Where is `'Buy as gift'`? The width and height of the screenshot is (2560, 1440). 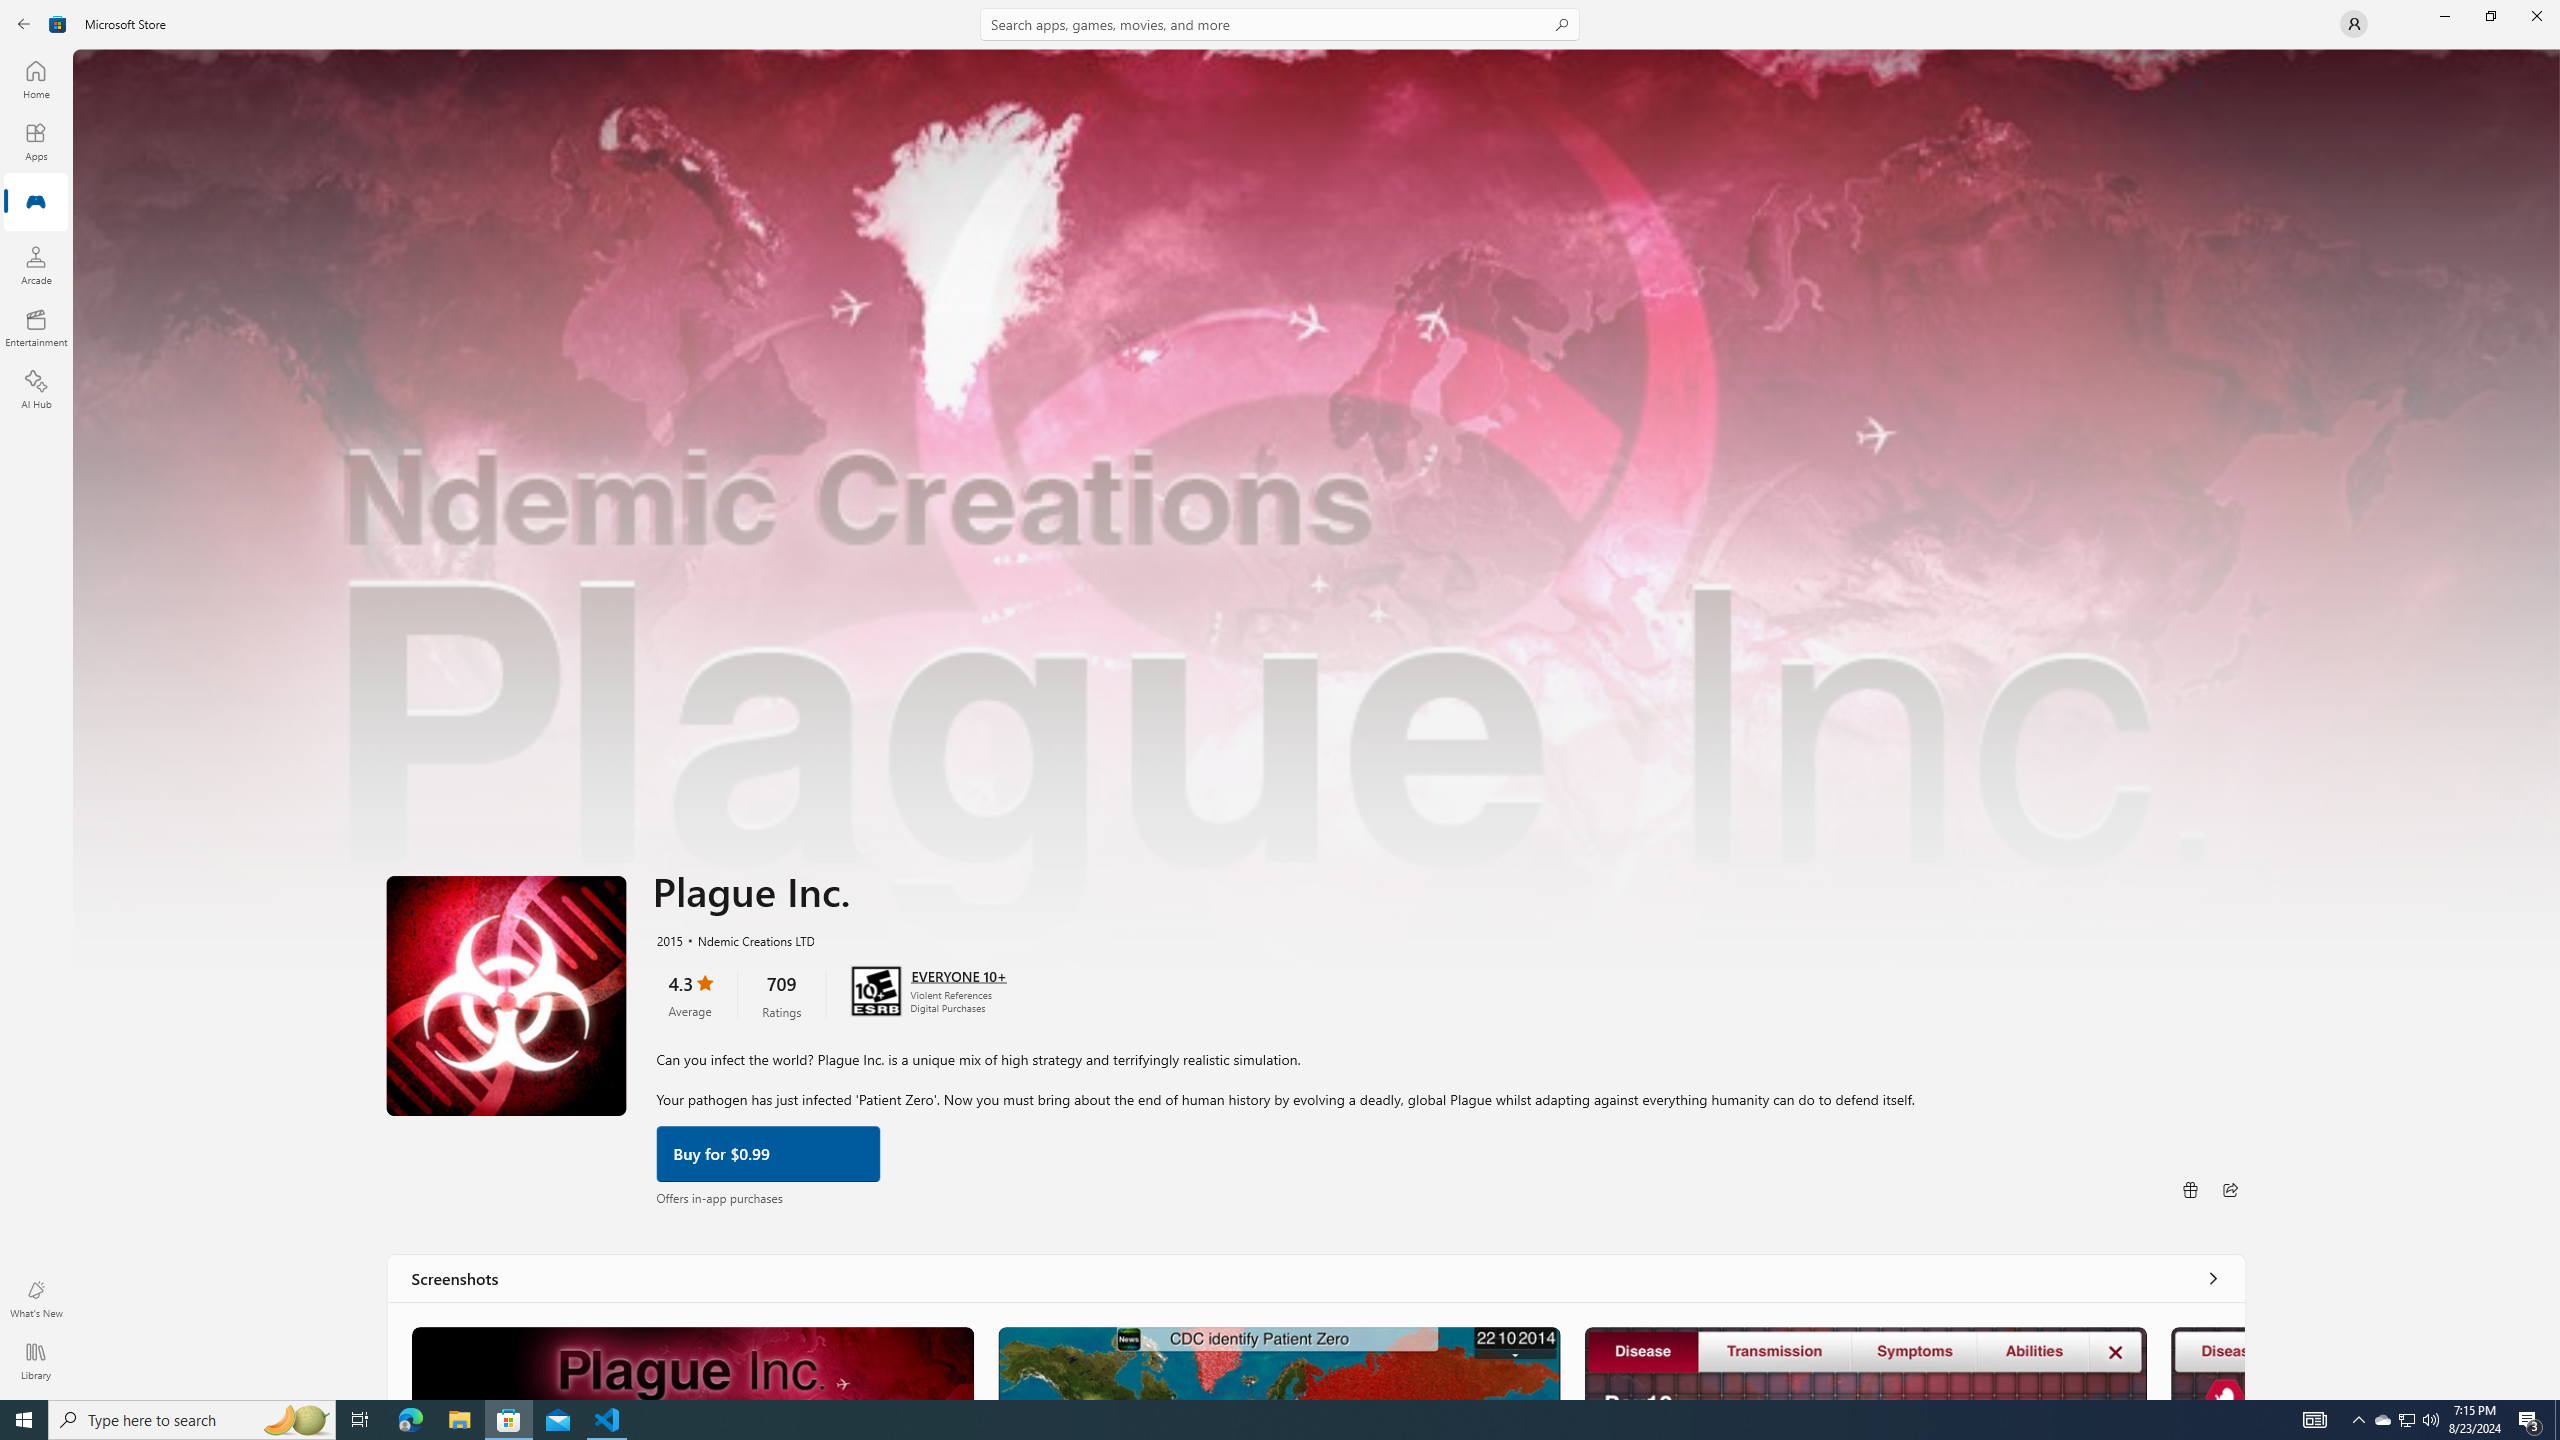
'Buy as gift' is located at coordinates (2189, 1188).